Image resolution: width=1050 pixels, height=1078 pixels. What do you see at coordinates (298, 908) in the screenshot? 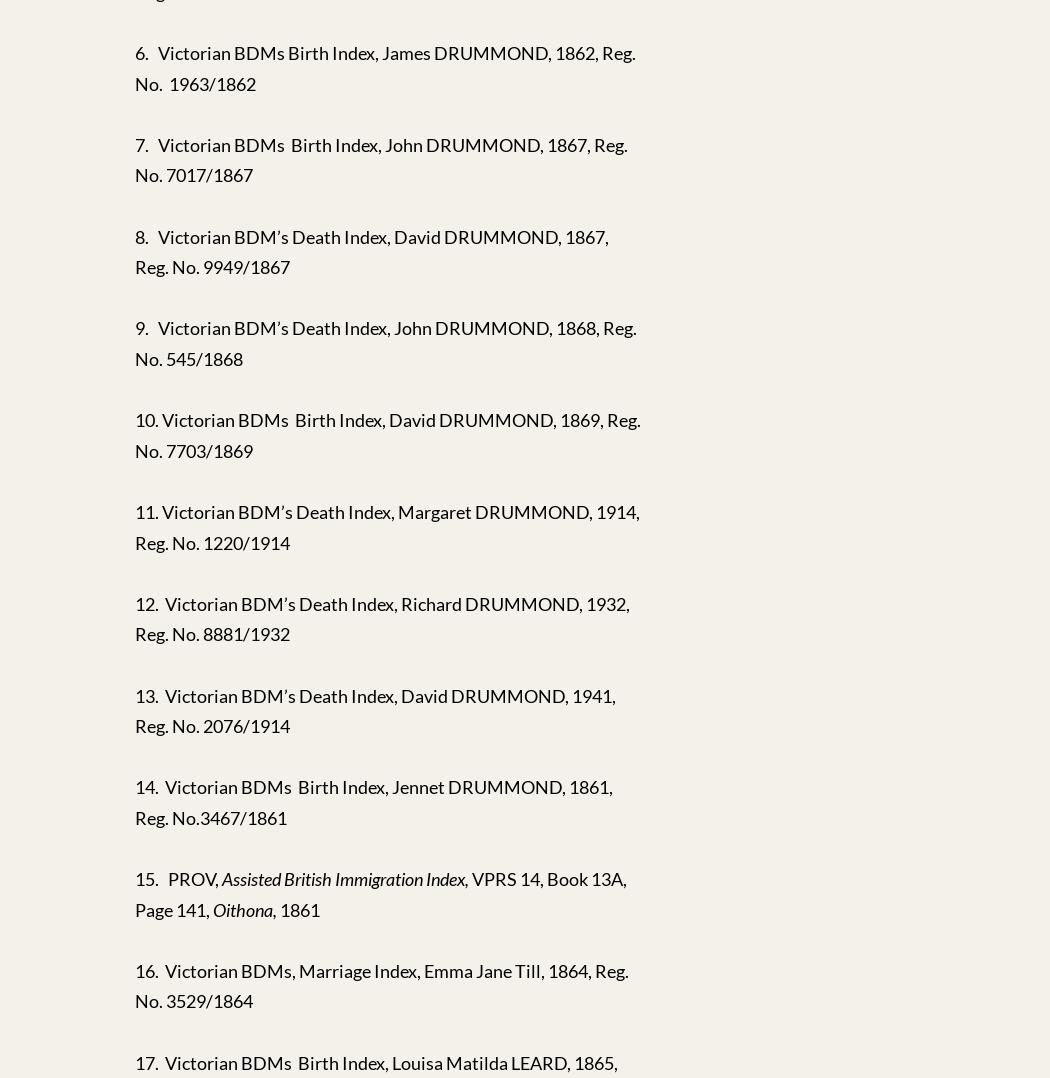
I see `'1861'` at bounding box center [298, 908].